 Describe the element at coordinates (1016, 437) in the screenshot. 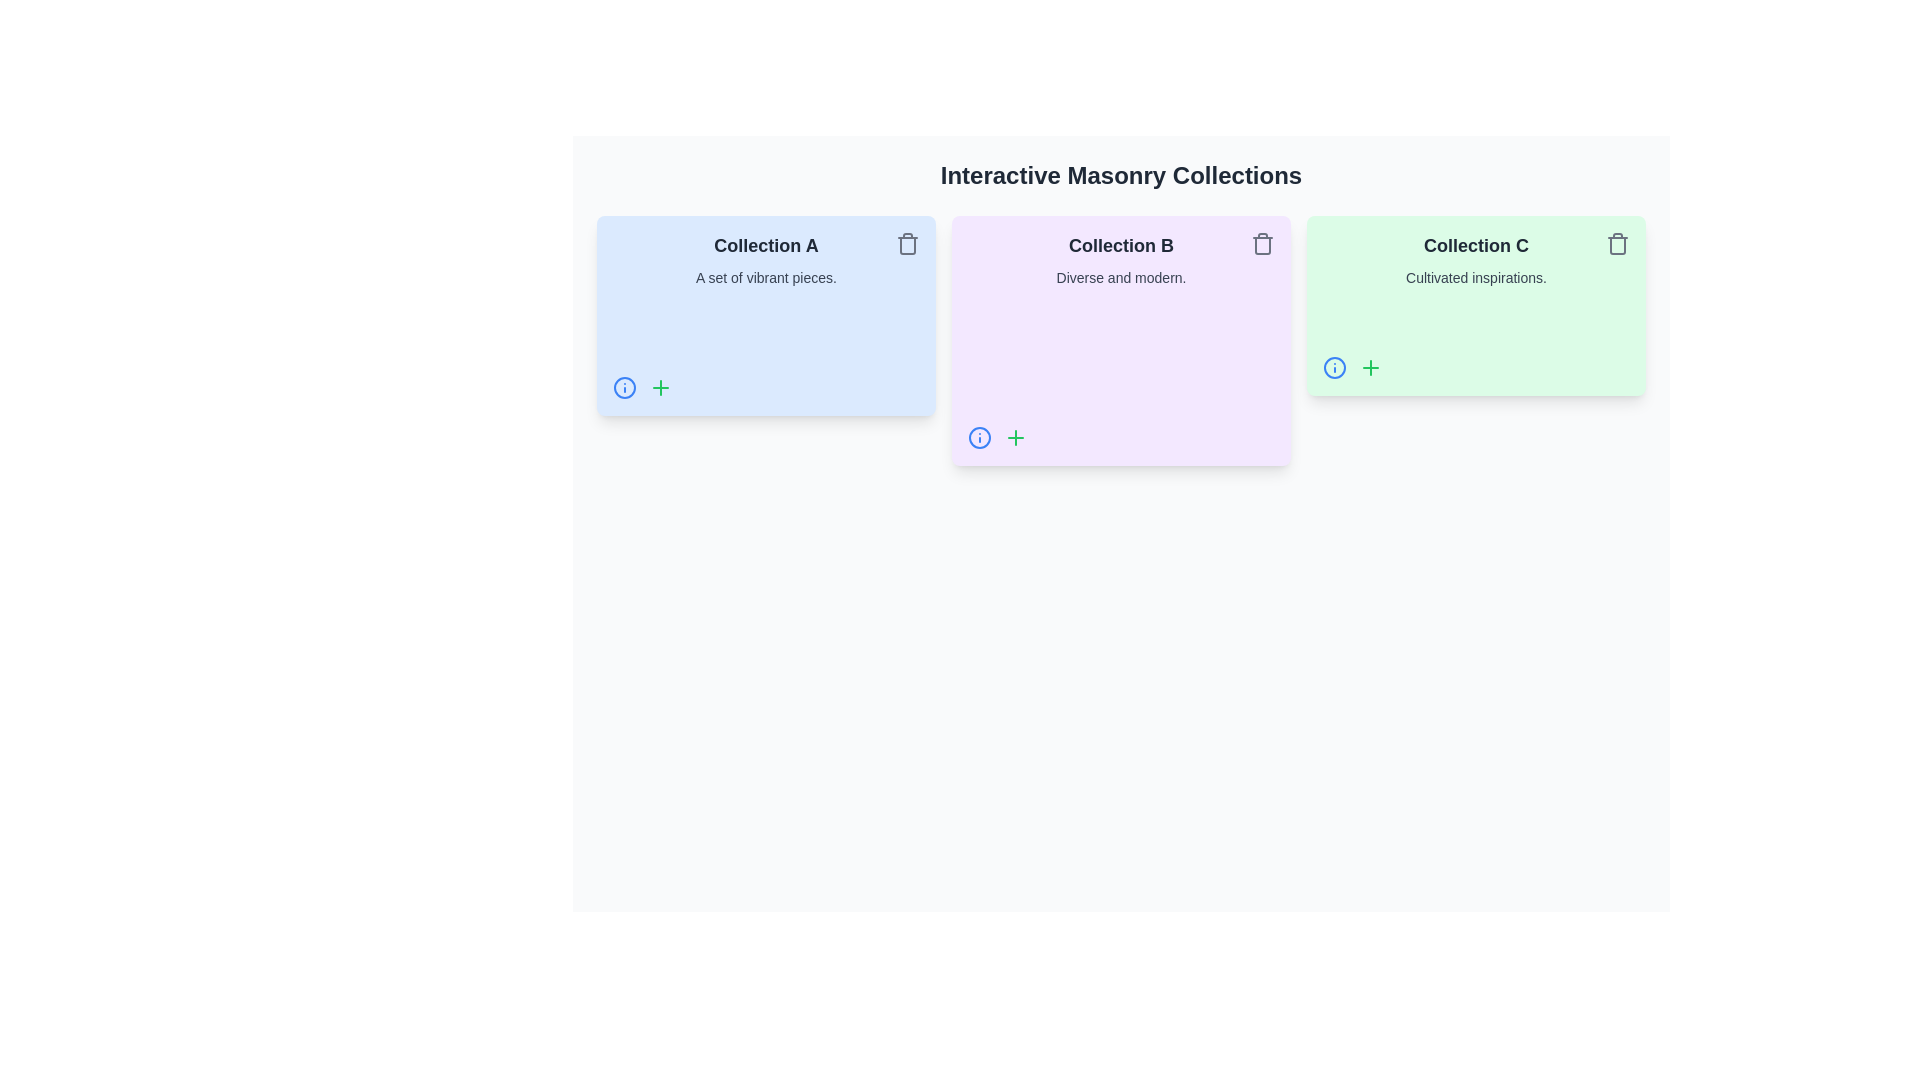

I see `the green plus icon button located at the bottom-left corner of the purple card labeled 'Collection B'` at that location.